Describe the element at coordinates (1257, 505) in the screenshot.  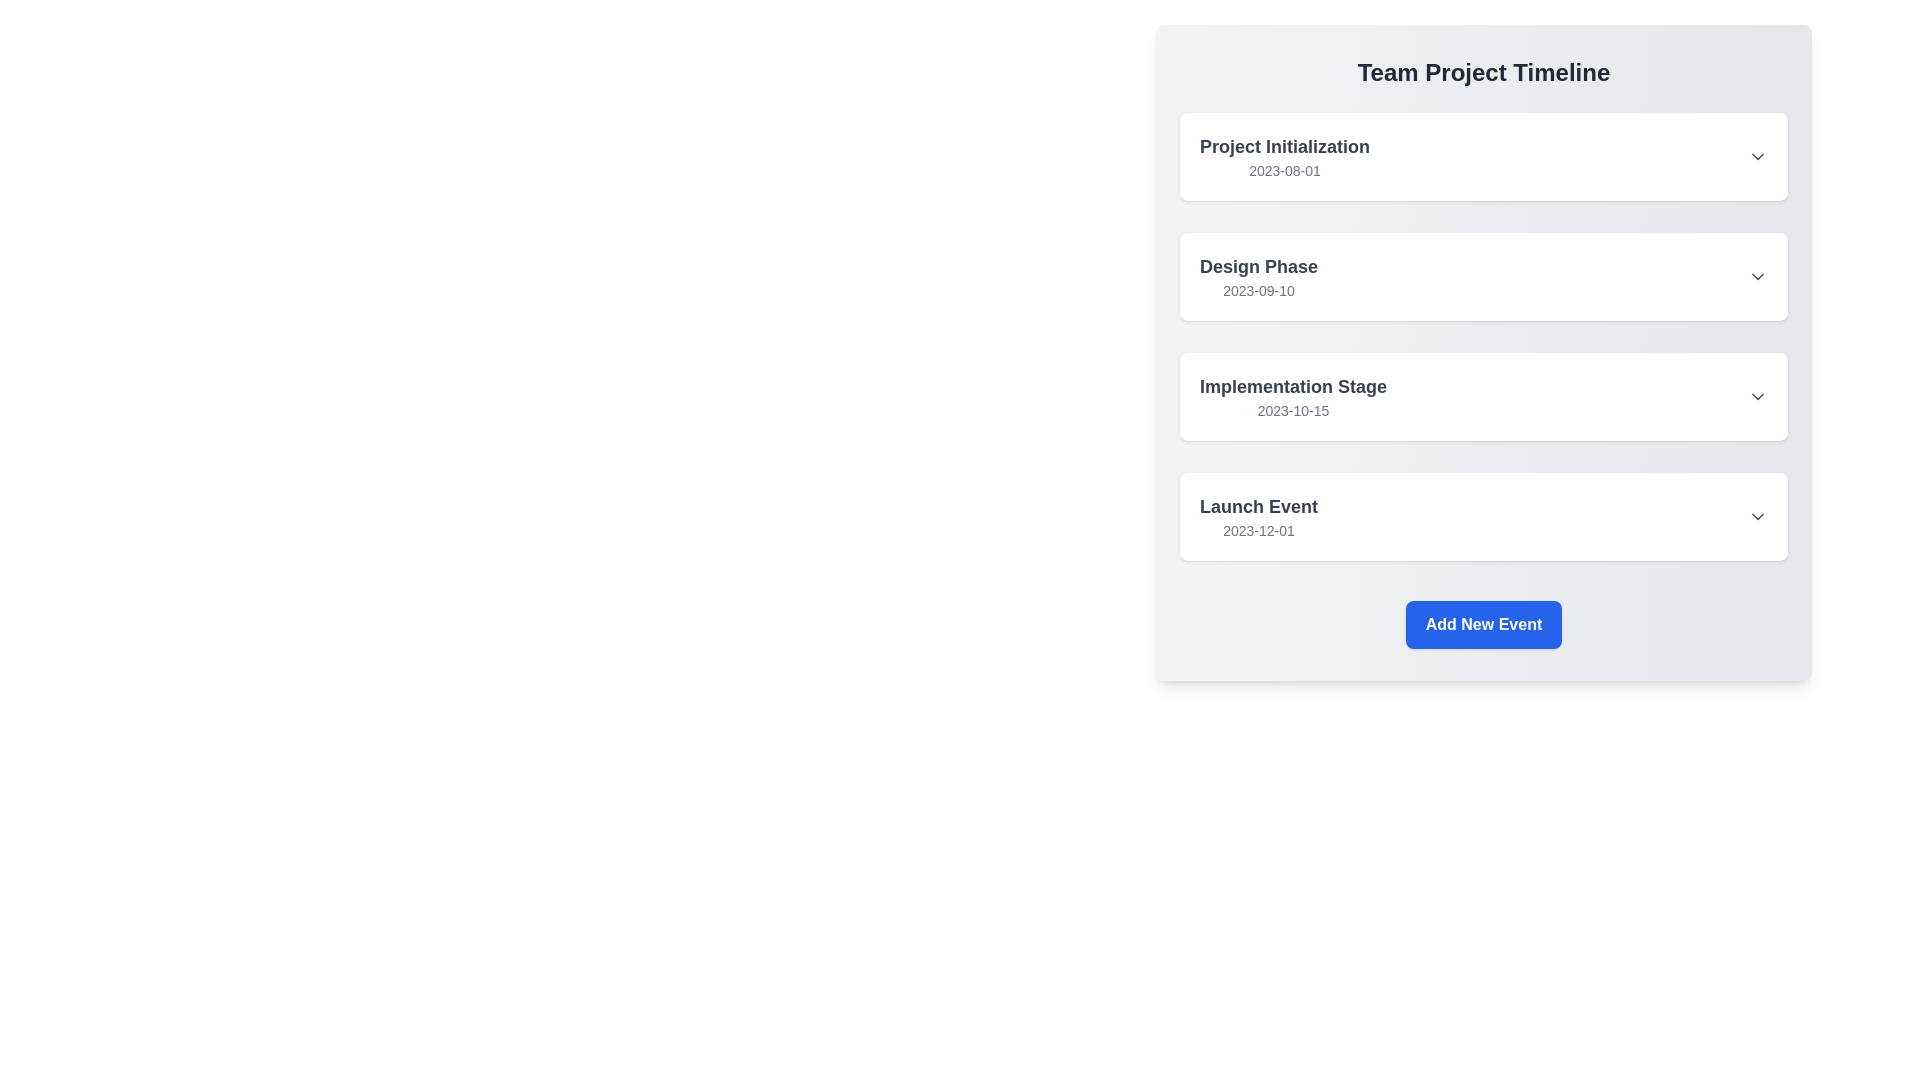
I see `text label displaying 'Launch Event' which is a bold, large, dark gray text positioned at the center of the timeline component` at that location.